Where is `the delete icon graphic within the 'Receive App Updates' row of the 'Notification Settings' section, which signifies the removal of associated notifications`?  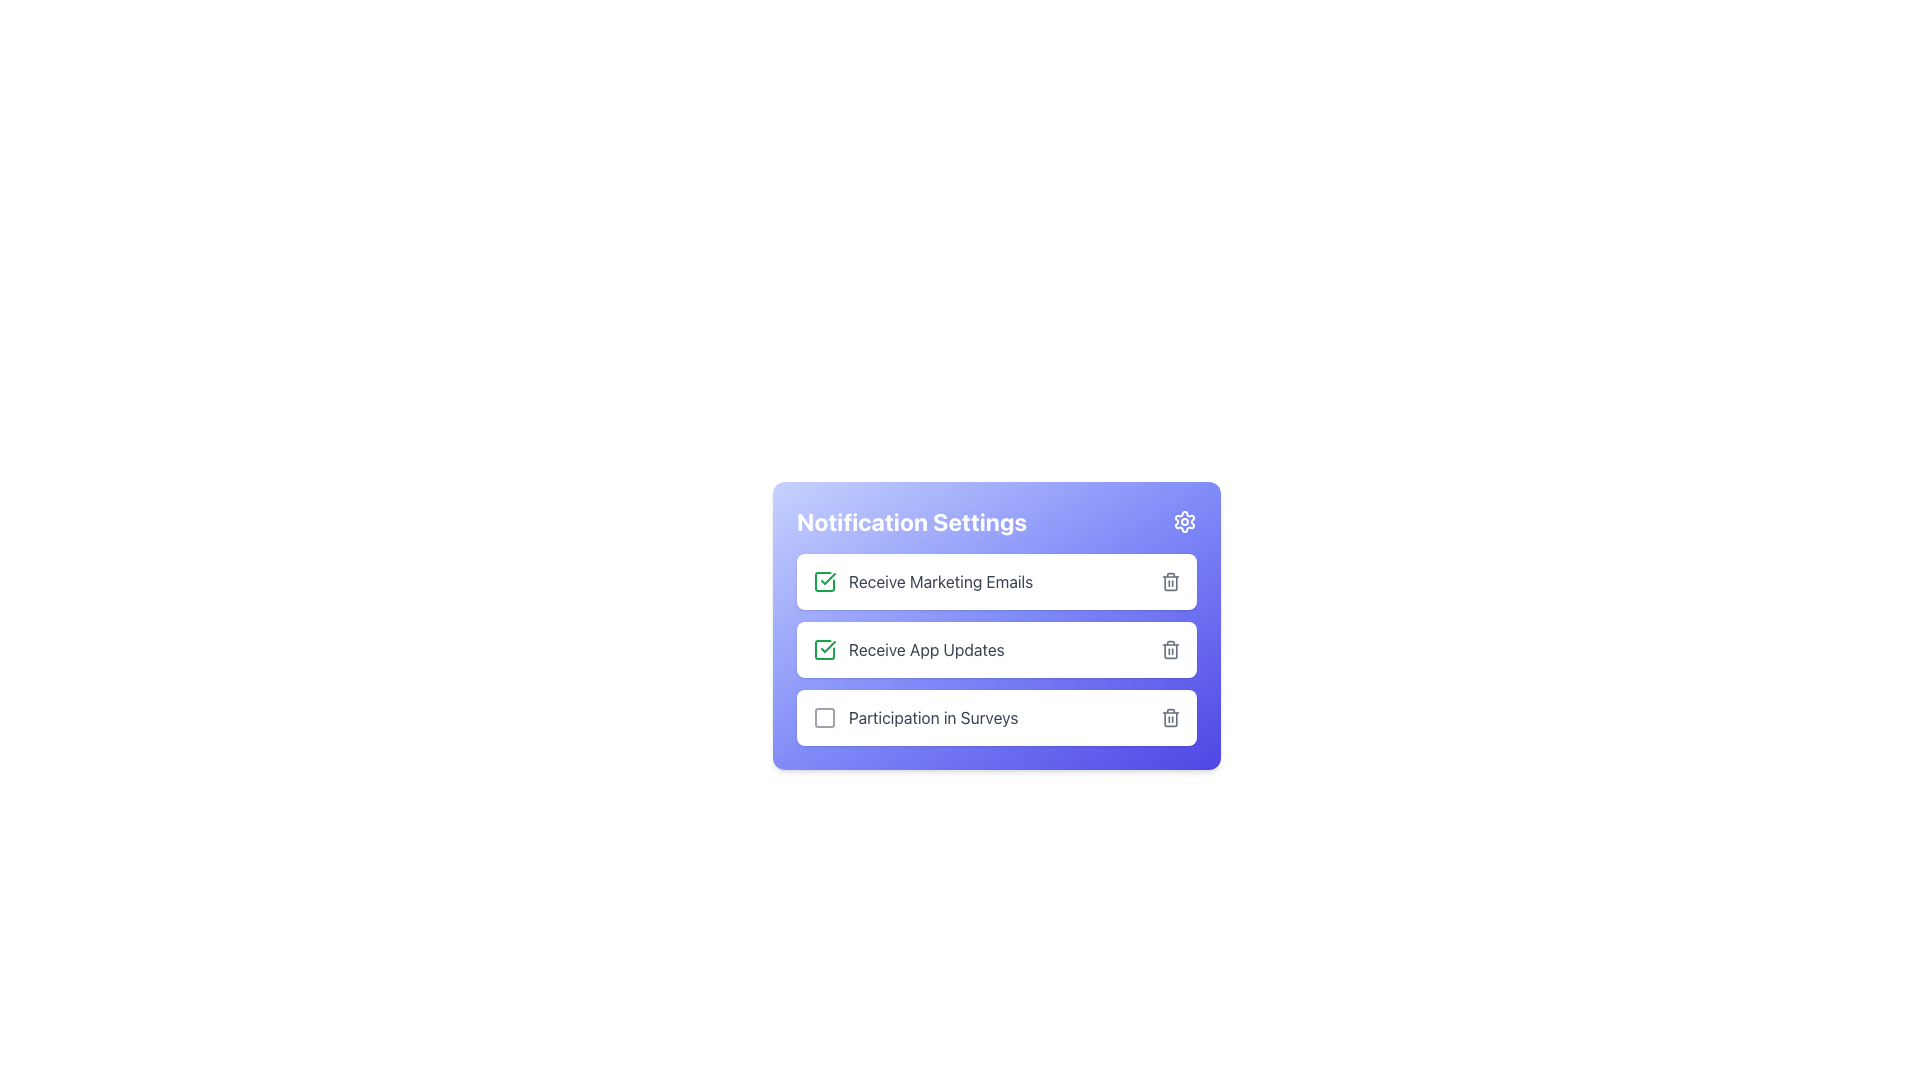 the delete icon graphic within the 'Receive App Updates' row of the 'Notification Settings' section, which signifies the removal of associated notifications is located at coordinates (1171, 651).